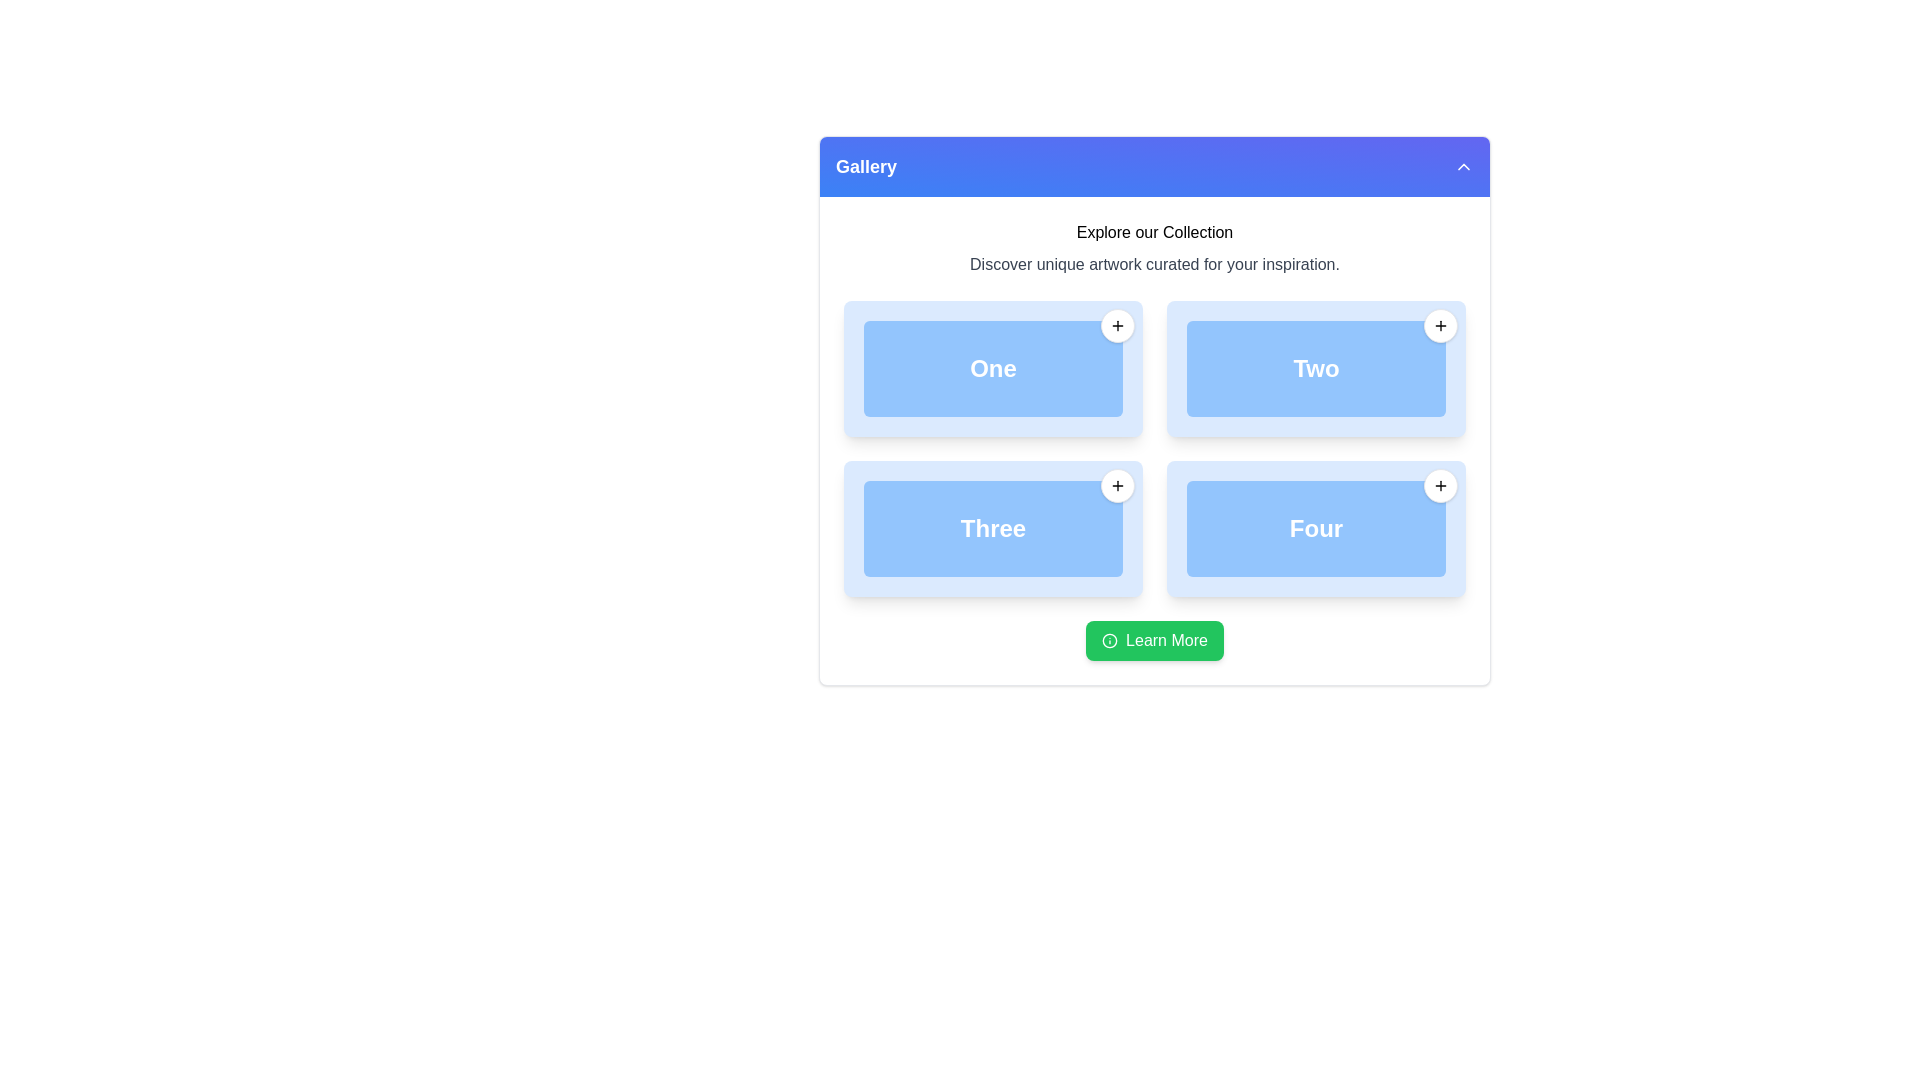 The image size is (1920, 1080). What do you see at coordinates (1440, 486) in the screenshot?
I see `the 'Add' button located in the top-right corner of the card labeled 'Four'` at bounding box center [1440, 486].